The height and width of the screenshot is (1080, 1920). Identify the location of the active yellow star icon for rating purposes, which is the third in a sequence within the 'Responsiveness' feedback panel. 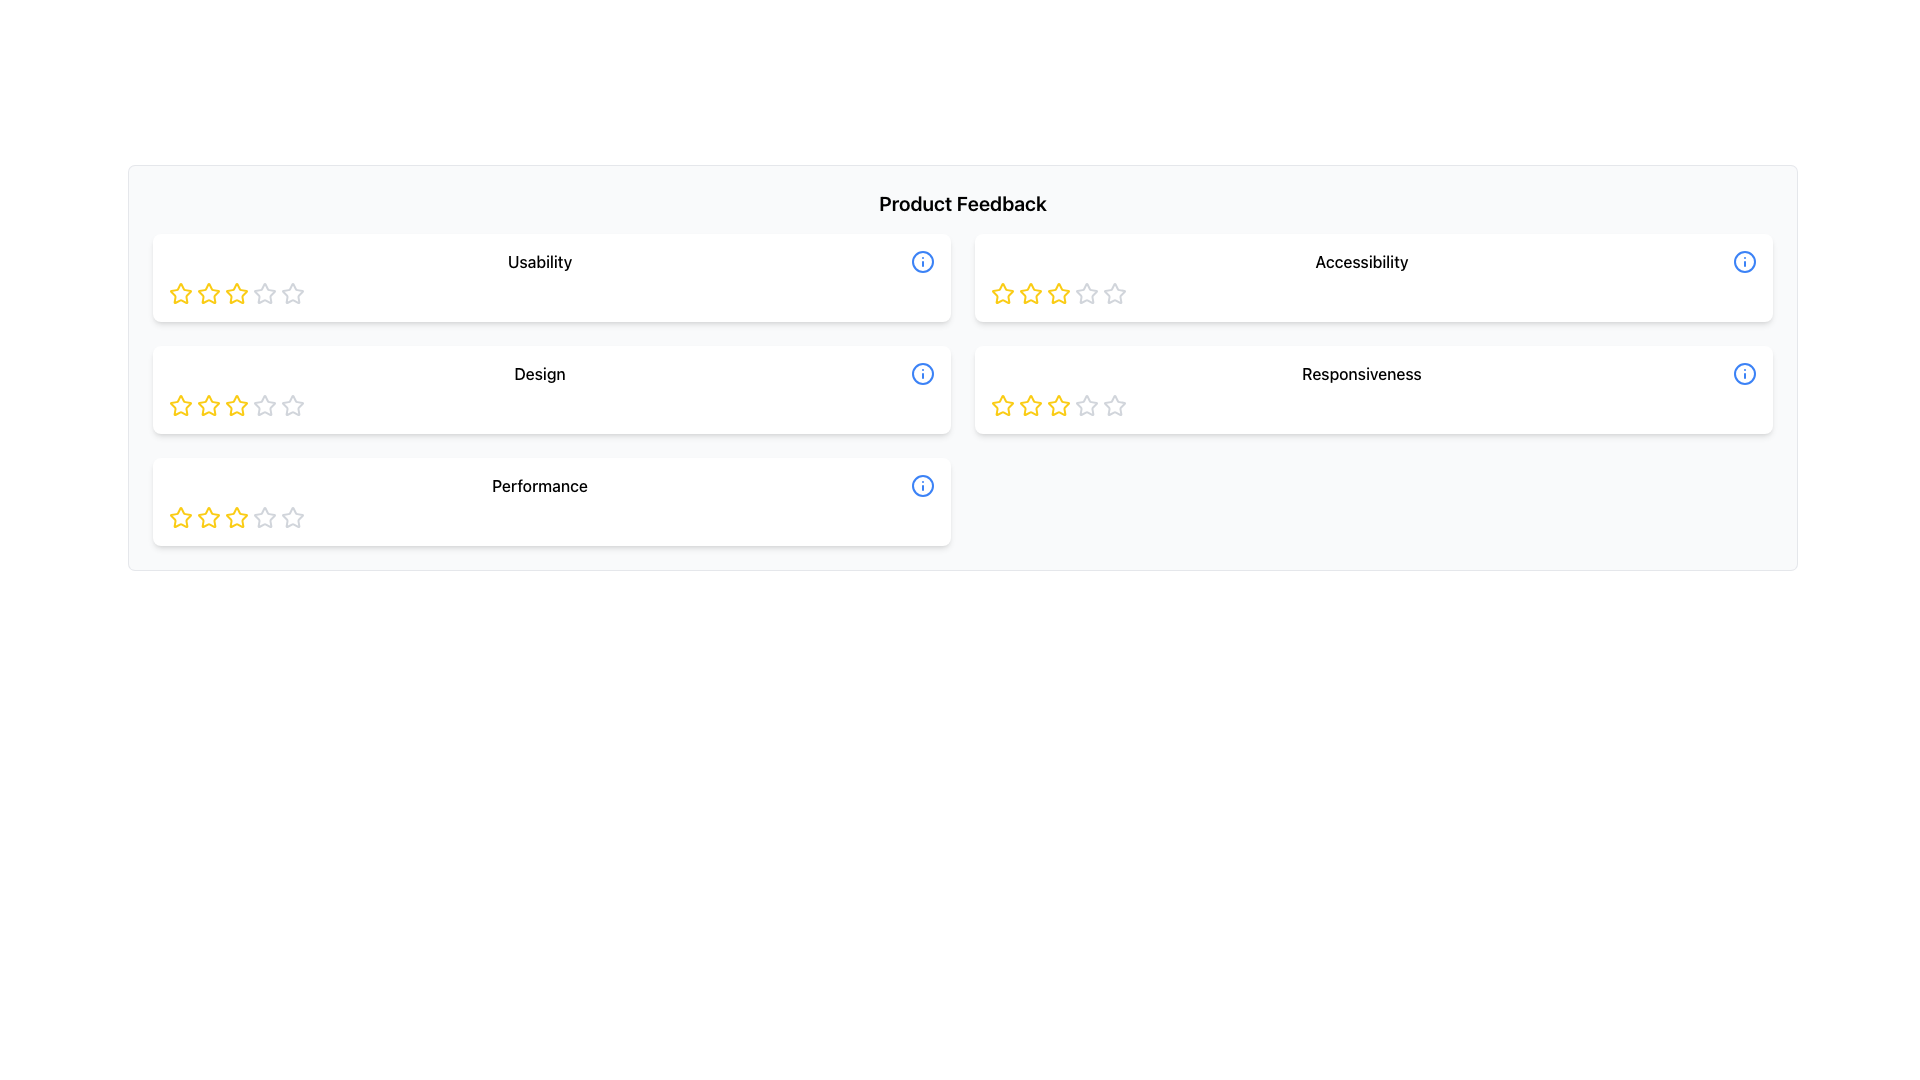
(1031, 405).